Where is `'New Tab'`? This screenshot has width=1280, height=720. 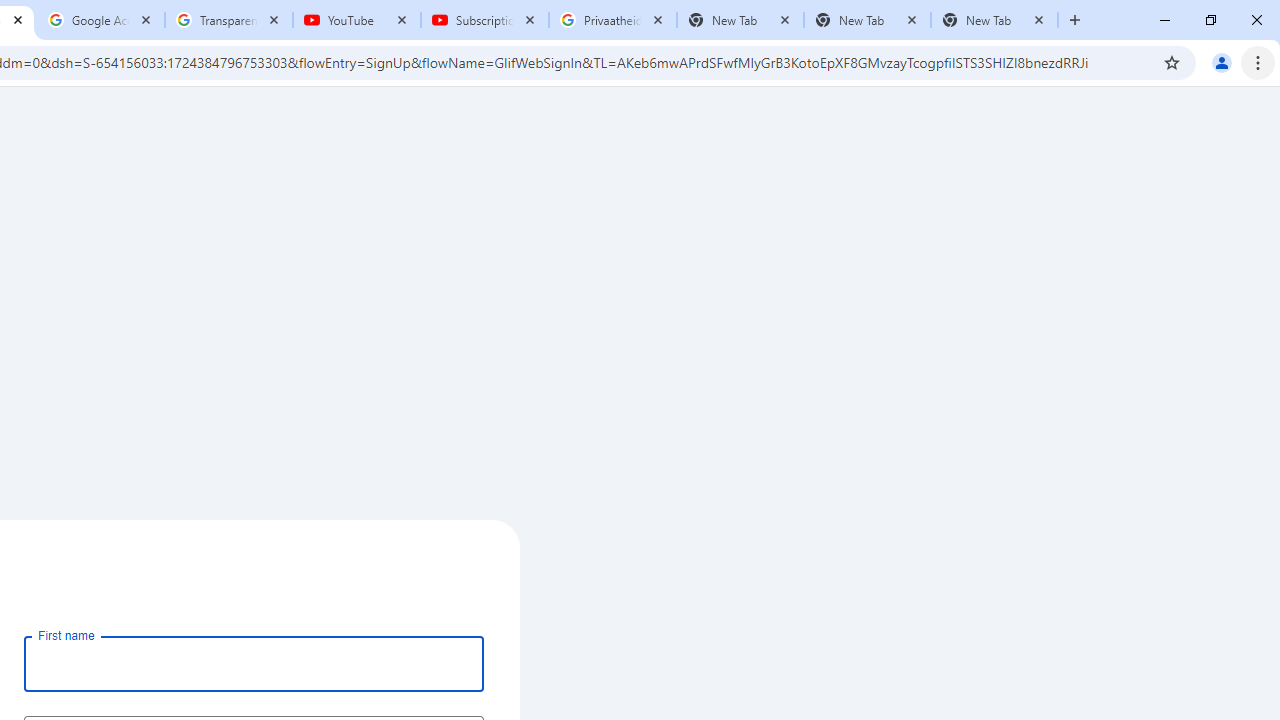 'New Tab' is located at coordinates (994, 20).